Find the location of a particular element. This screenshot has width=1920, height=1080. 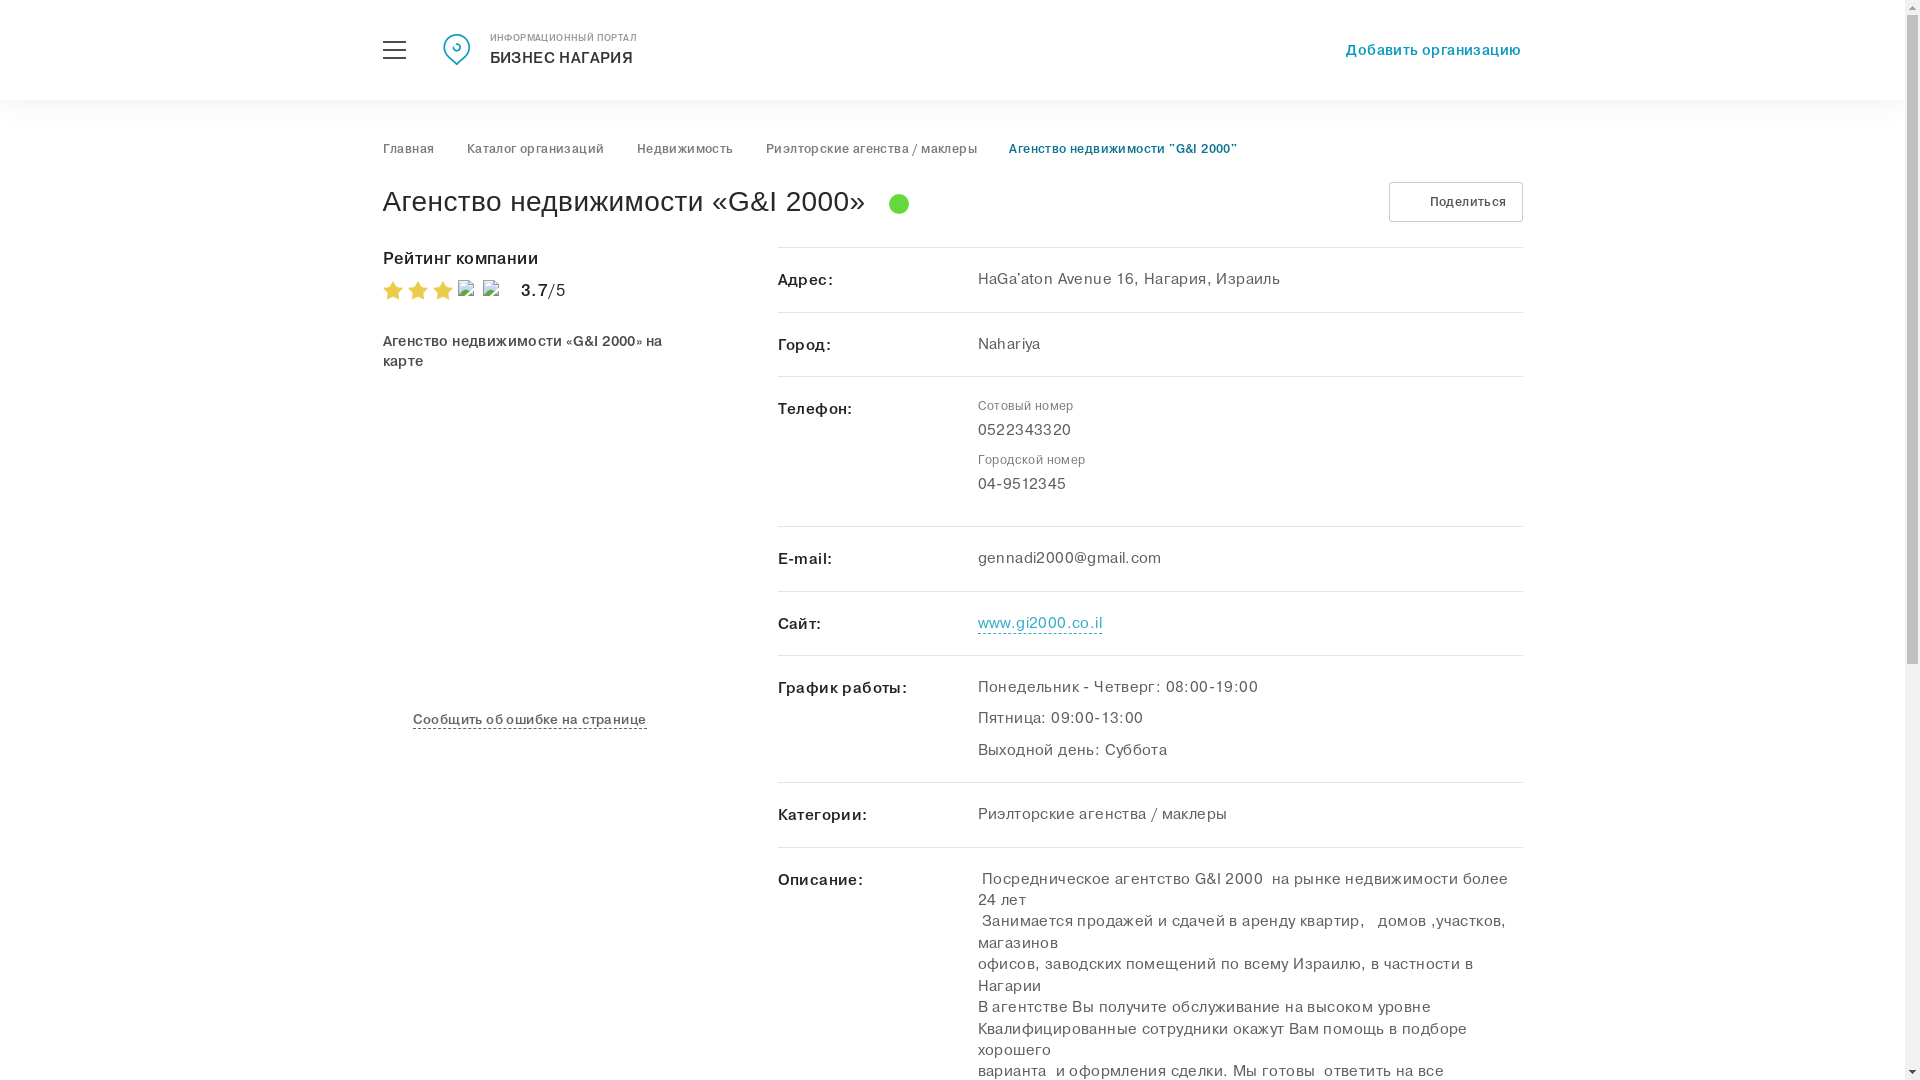

'0522343320' is located at coordinates (1025, 429).